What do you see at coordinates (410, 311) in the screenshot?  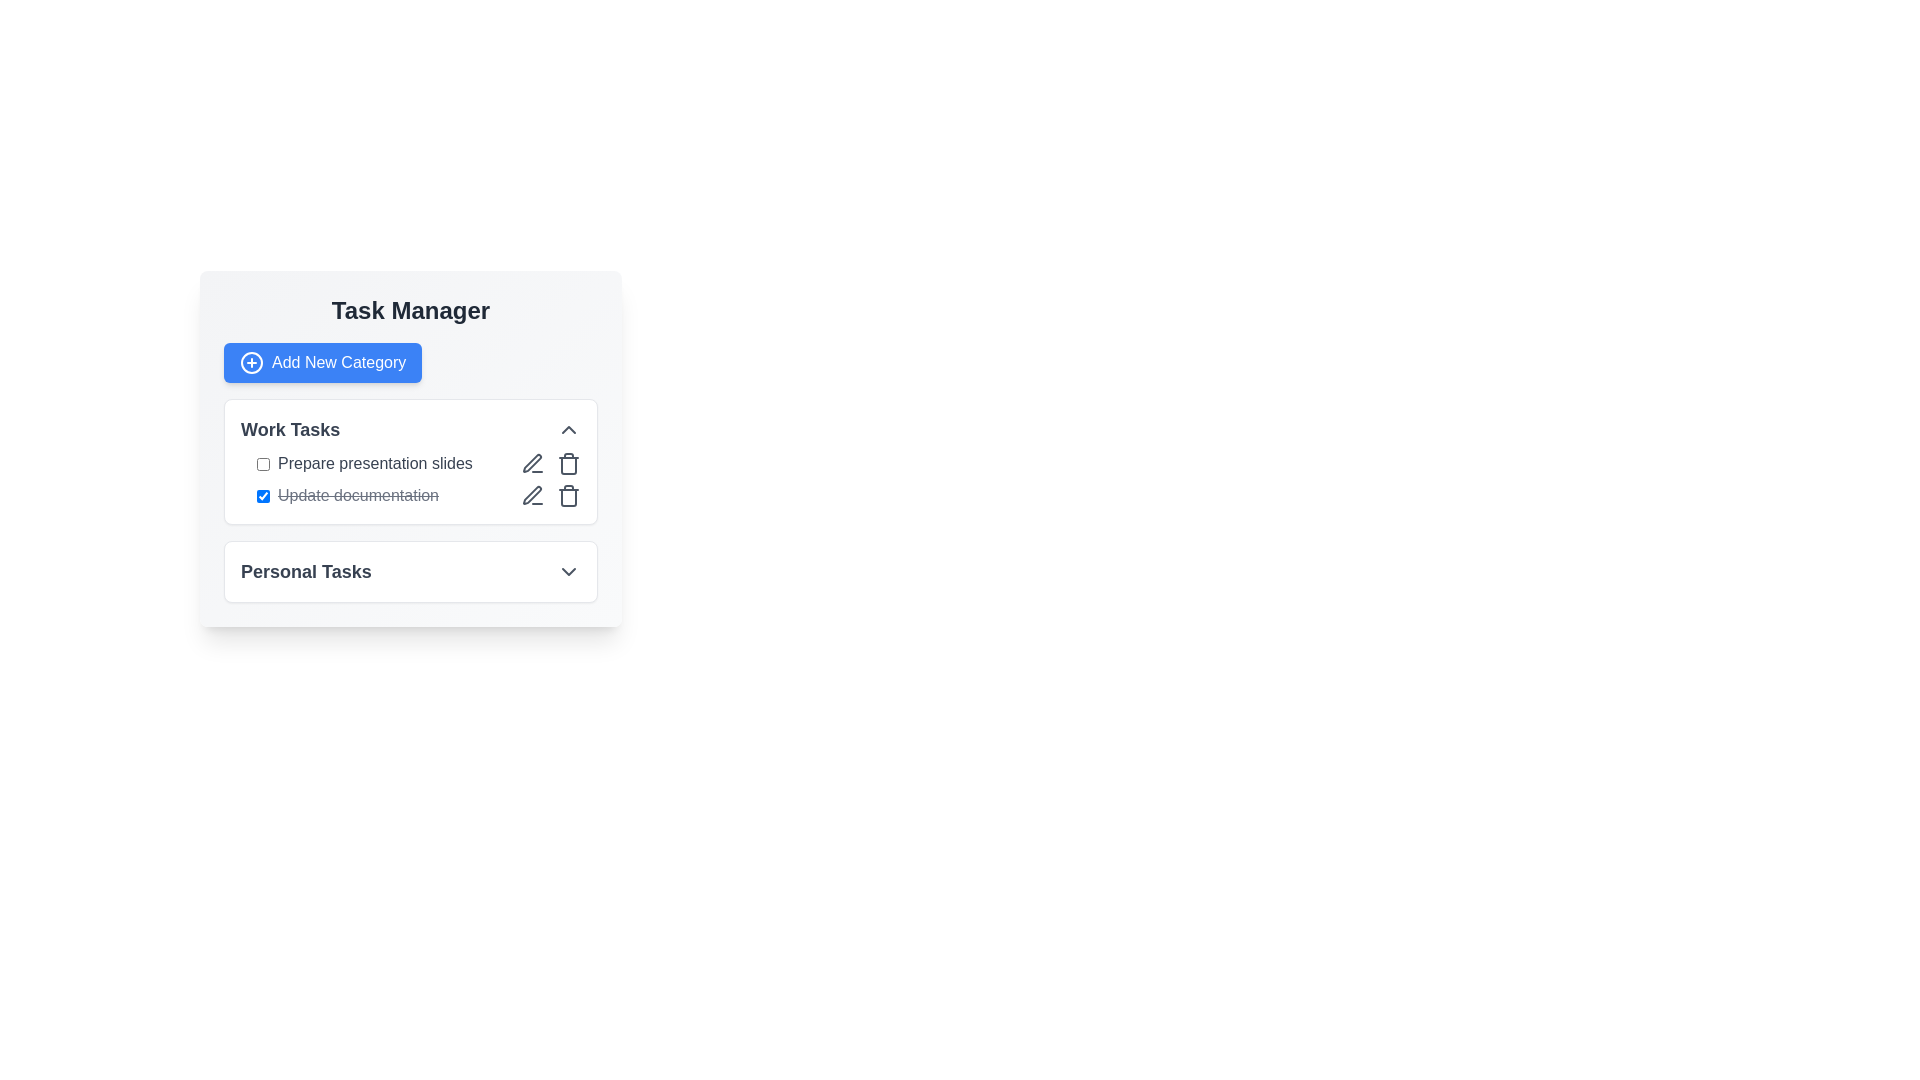 I see `the Heading or Title Text that serves as the title of the interface, indicating the purpose of the displayed content below it` at bounding box center [410, 311].